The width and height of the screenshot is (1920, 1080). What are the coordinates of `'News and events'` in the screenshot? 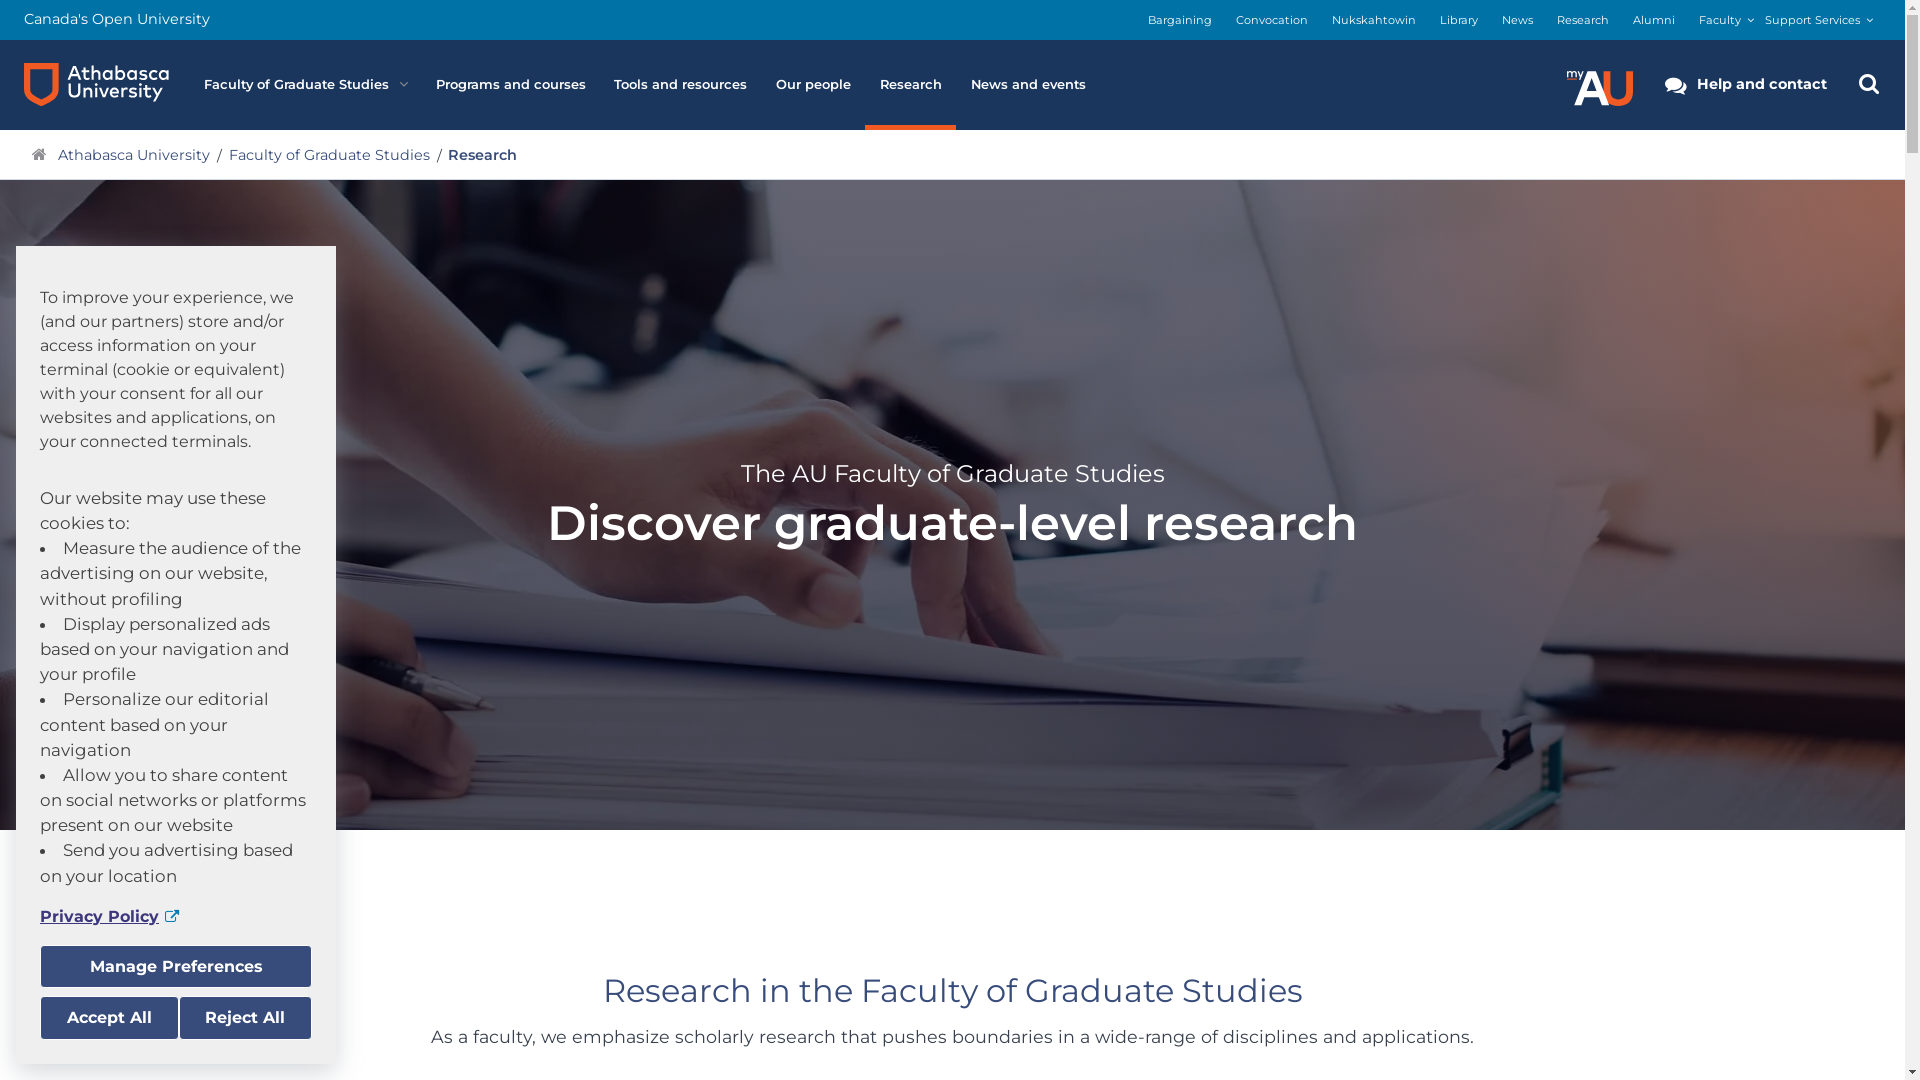 It's located at (1027, 83).